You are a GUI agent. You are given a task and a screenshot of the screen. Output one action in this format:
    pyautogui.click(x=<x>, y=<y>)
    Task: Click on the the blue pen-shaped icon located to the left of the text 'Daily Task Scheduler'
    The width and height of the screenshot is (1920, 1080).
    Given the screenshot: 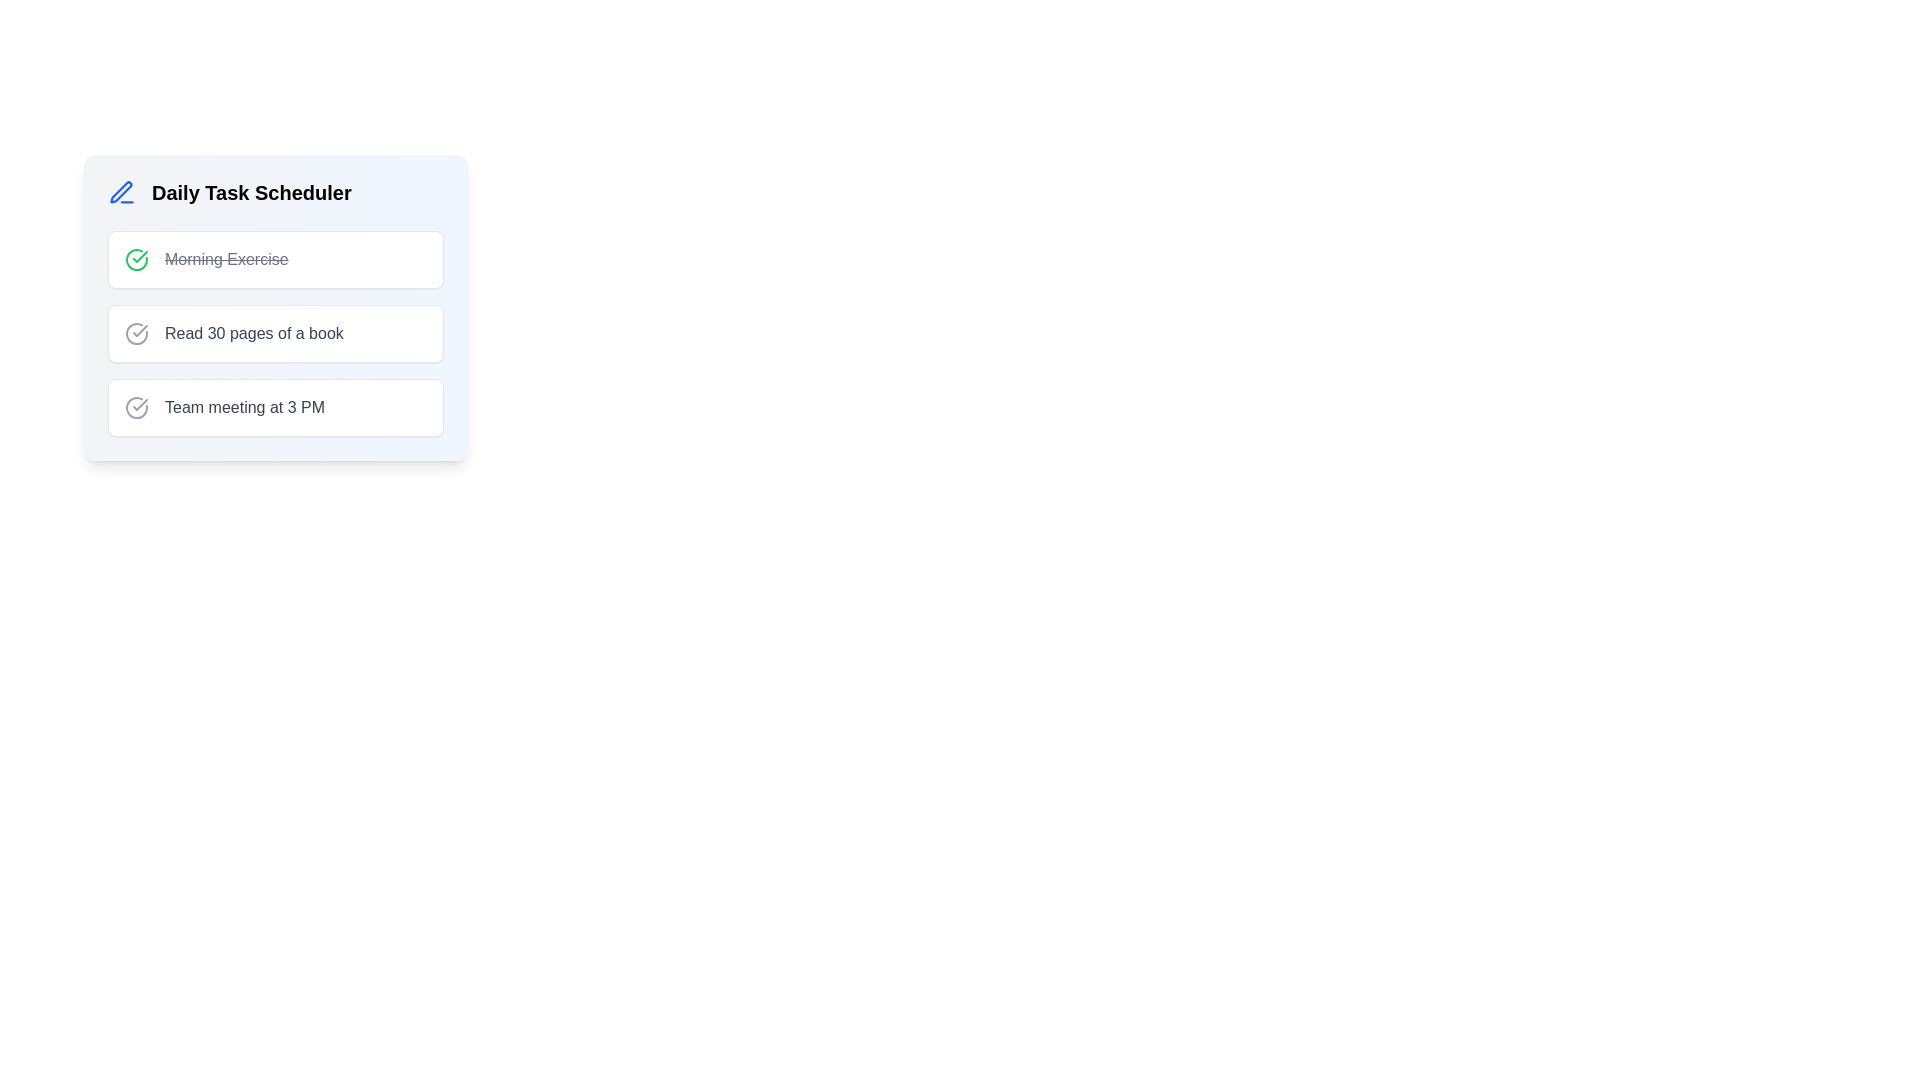 What is the action you would take?
    pyautogui.click(x=120, y=192)
    